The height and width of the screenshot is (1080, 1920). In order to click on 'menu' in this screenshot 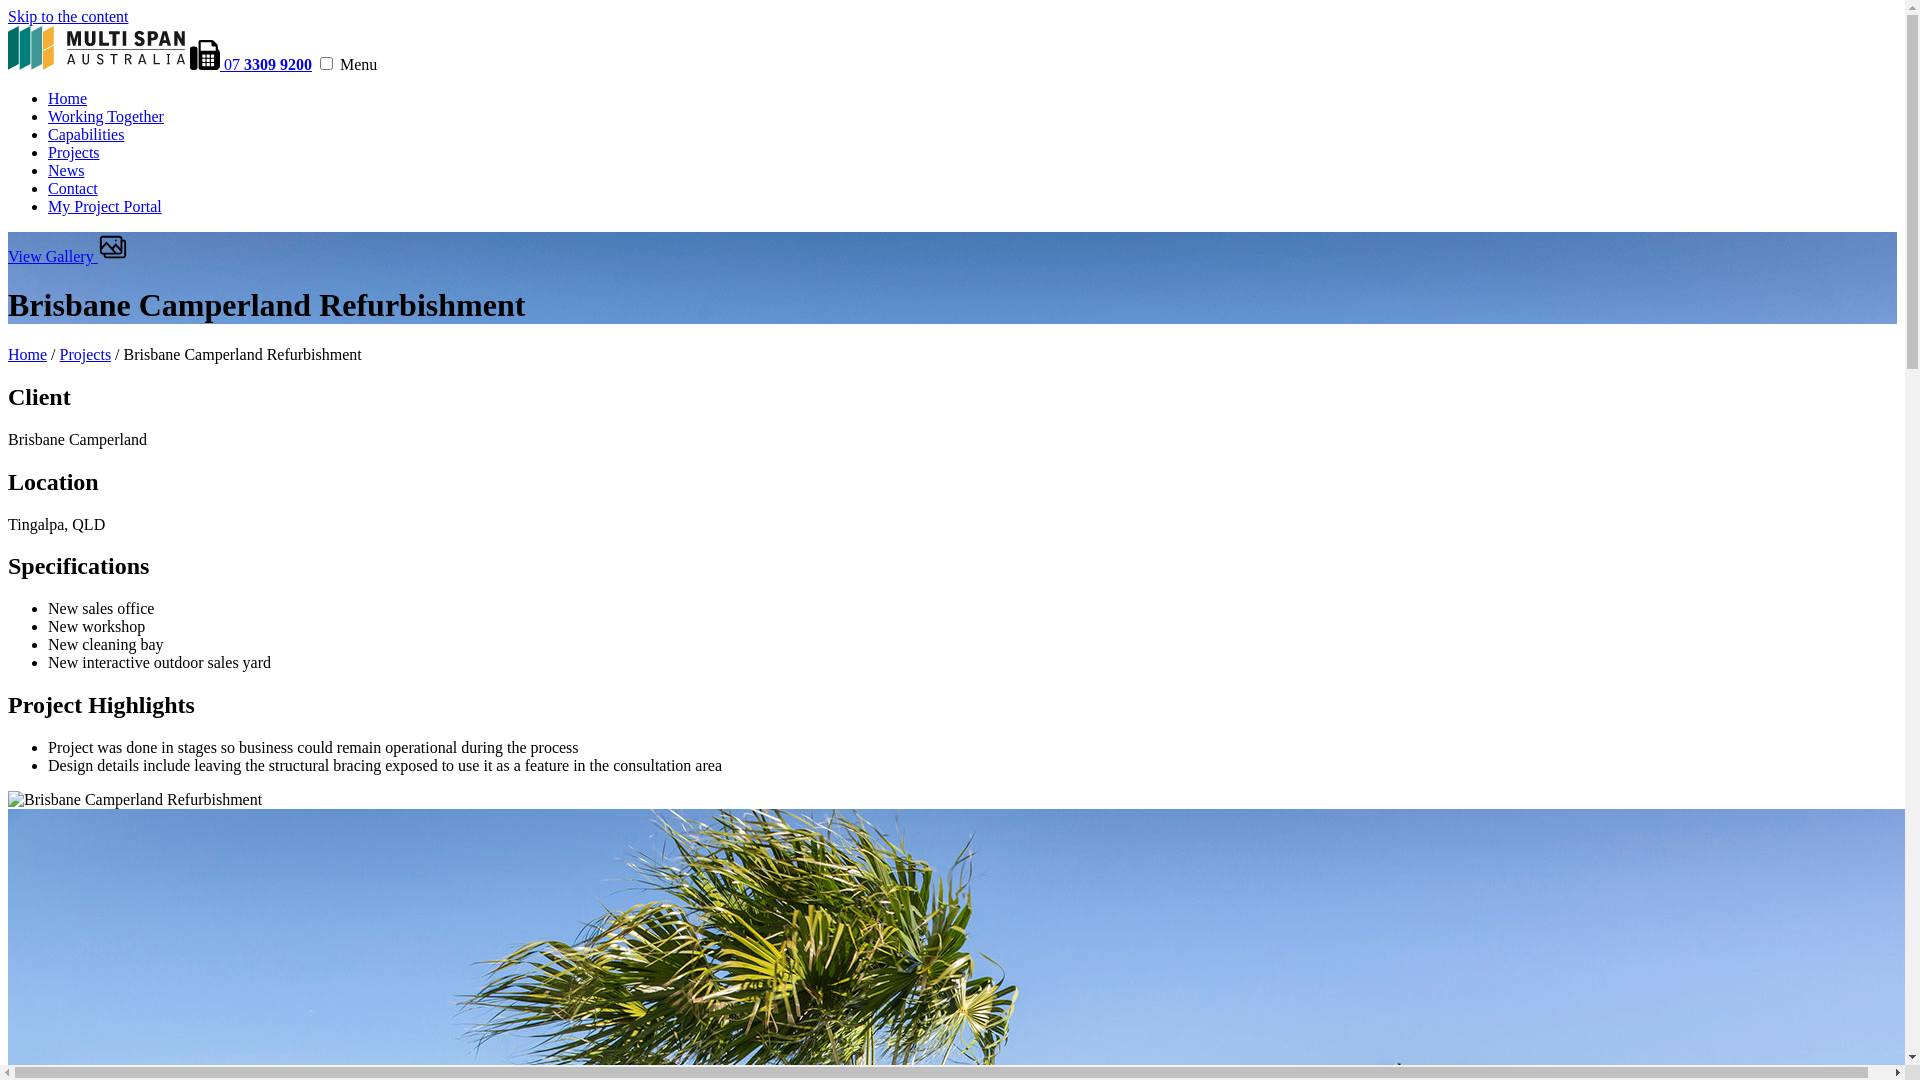, I will do `click(326, 62)`.